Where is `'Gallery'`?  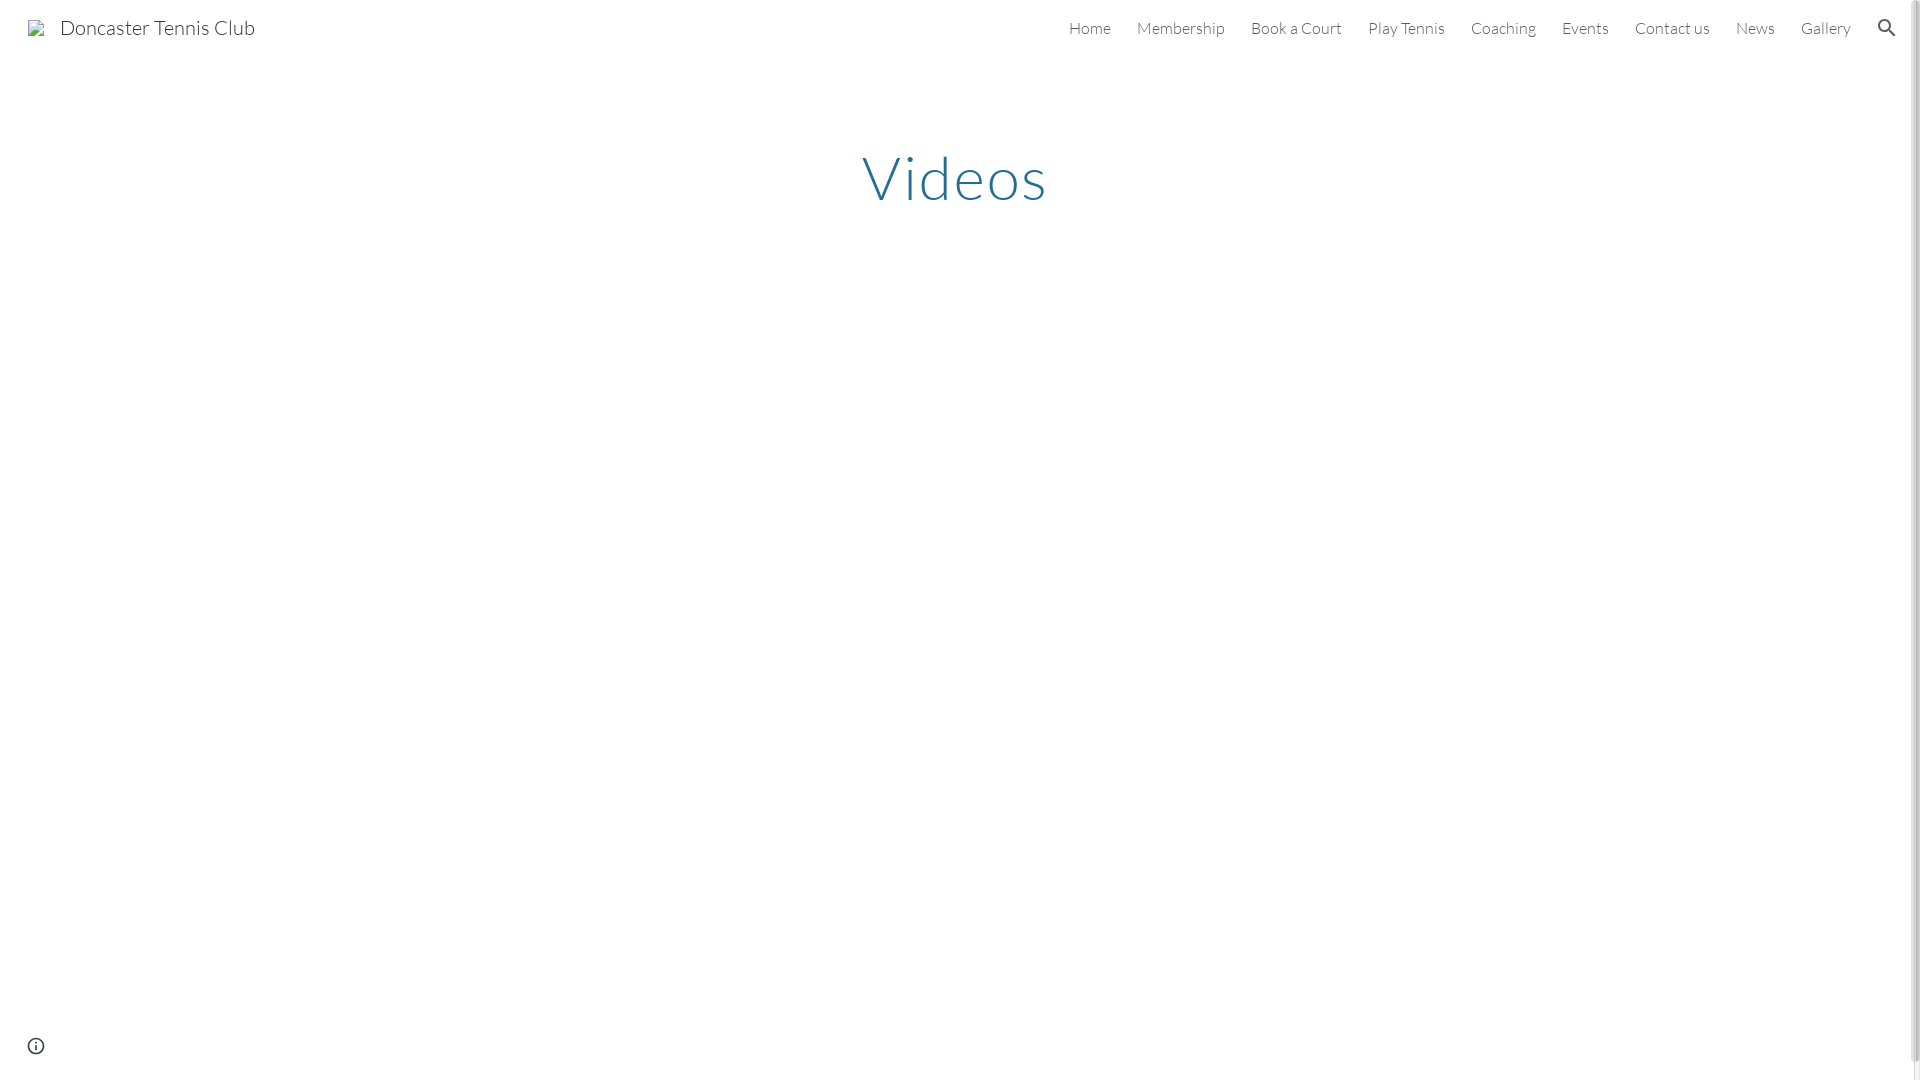 'Gallery' is located at coordinates (1825, 27).